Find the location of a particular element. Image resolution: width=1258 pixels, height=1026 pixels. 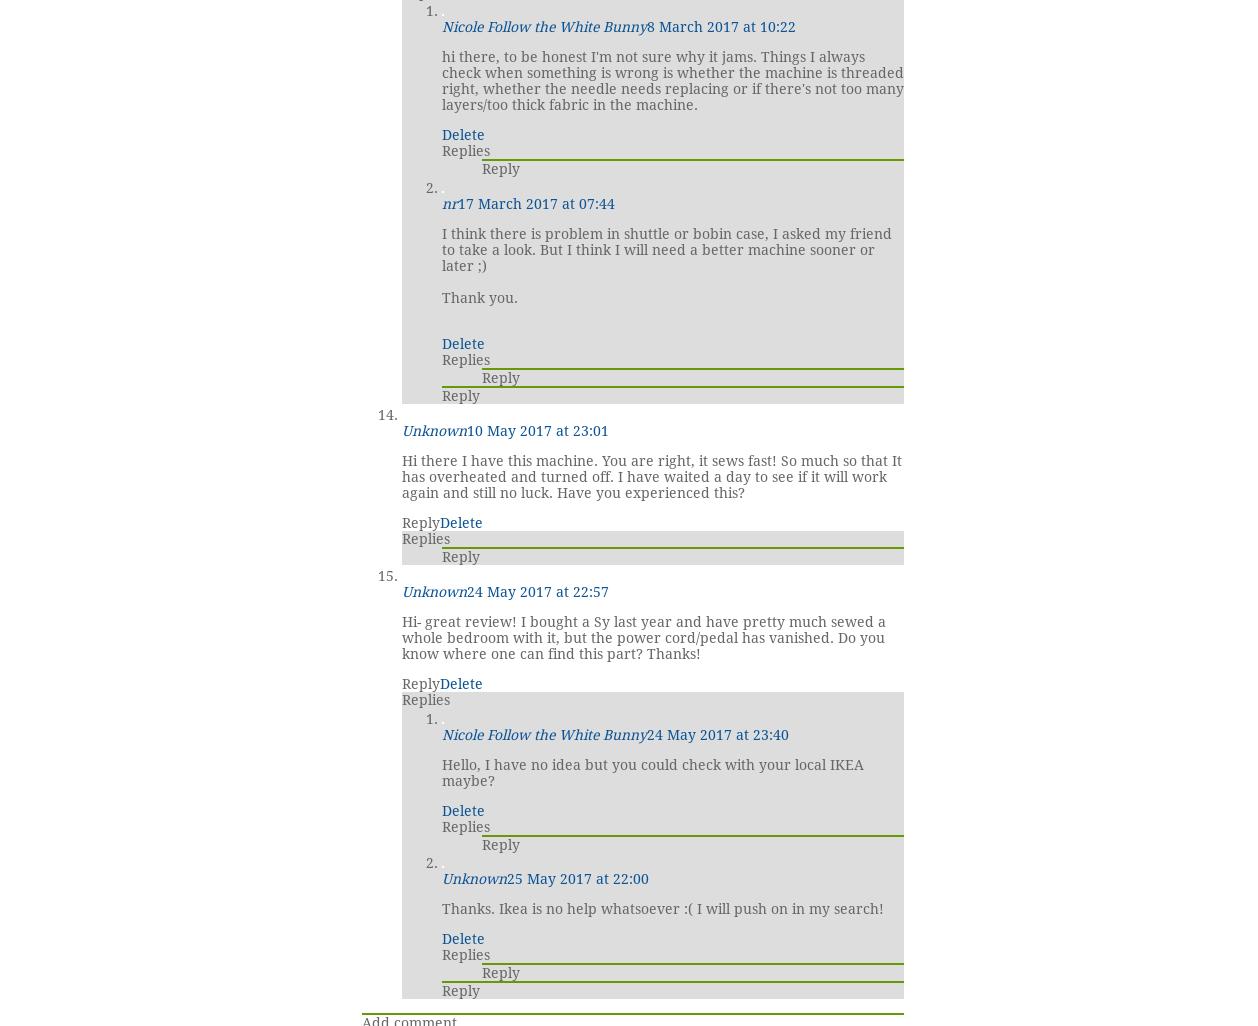

'17 March 2017 at 07:44' is located at coordinates (535, 202).